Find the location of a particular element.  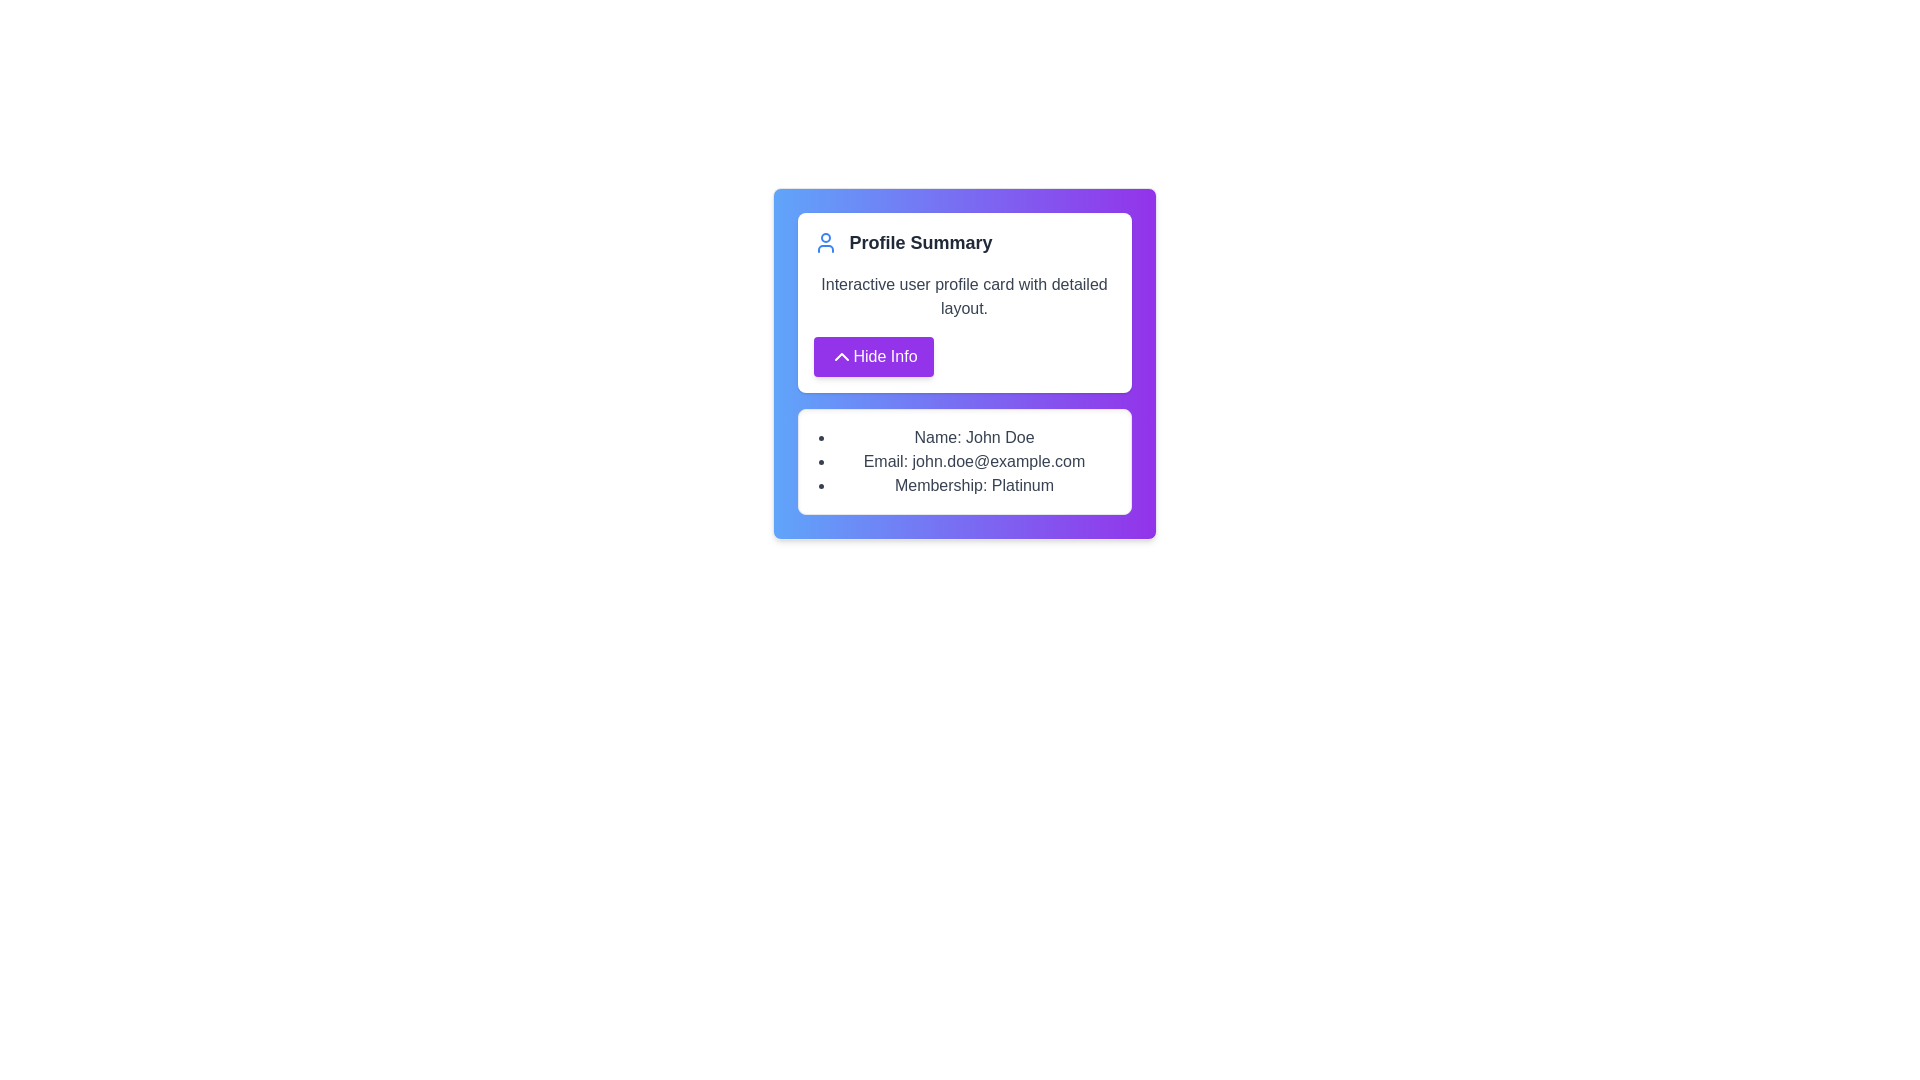

the 'Hide Info' button located within the user profile card is located at coordinates (873, 356).